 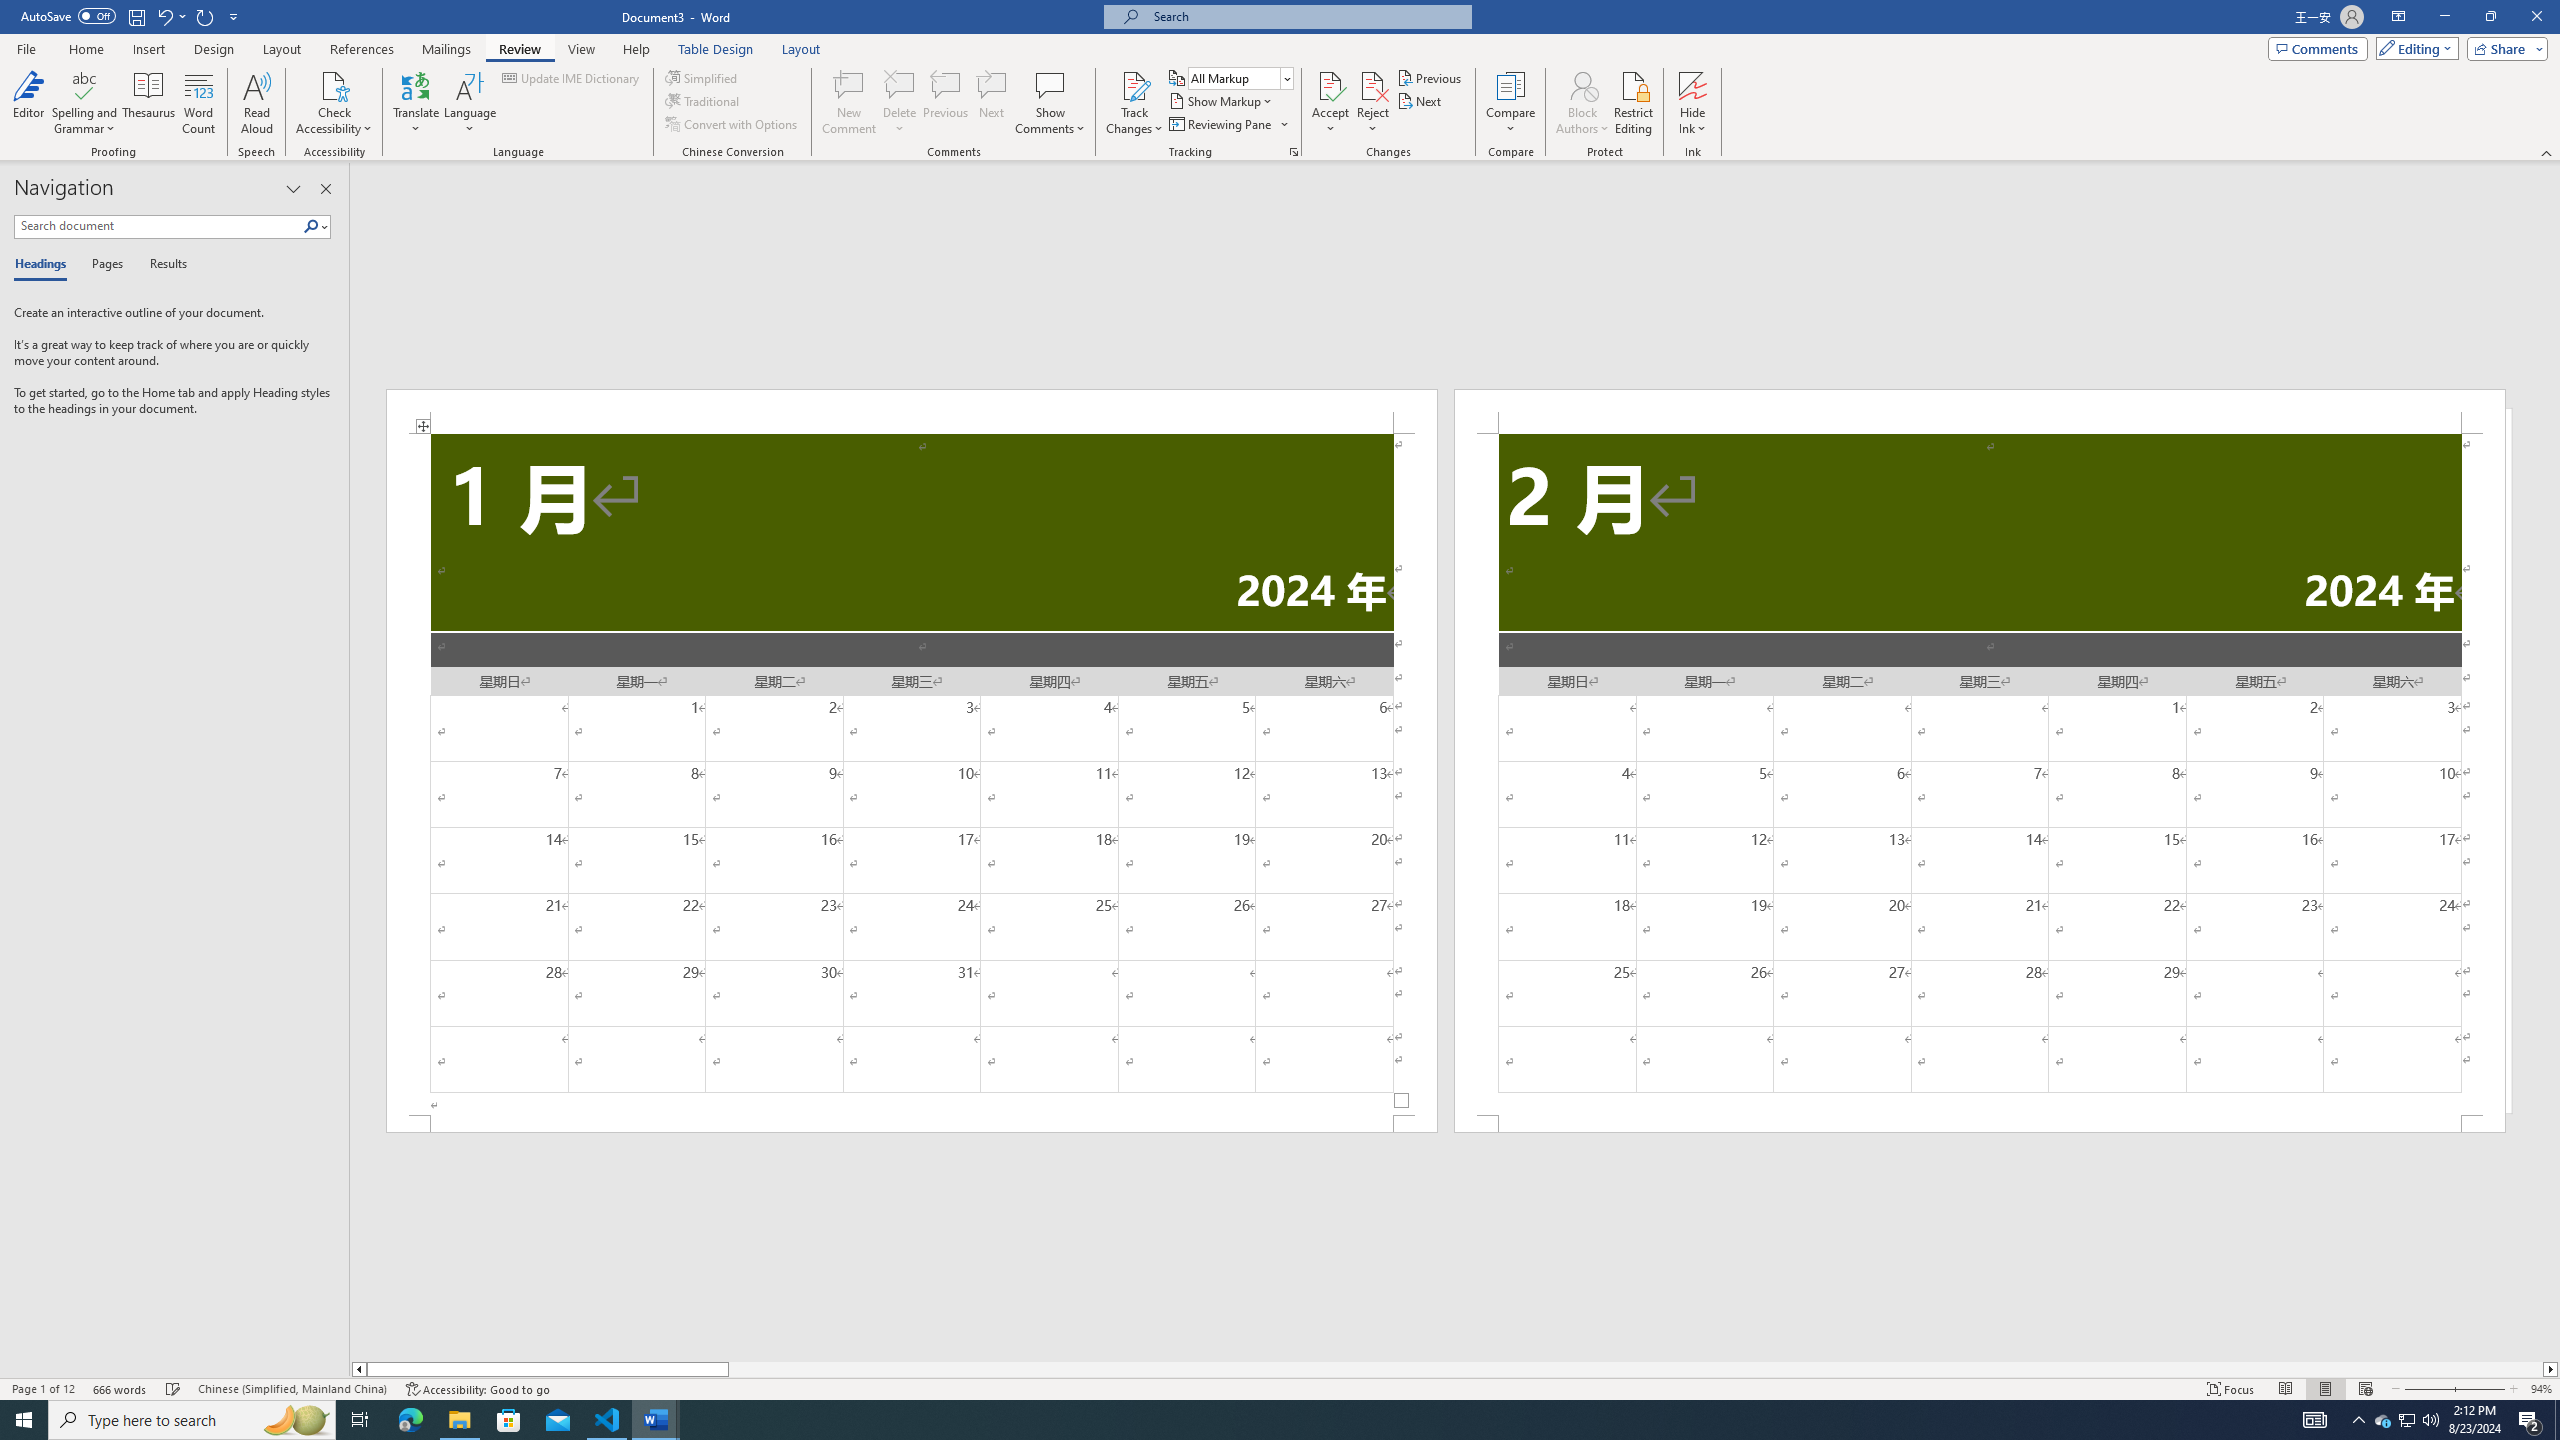 What do you see at coordinates (1692, 103) in the screenshot?
I see `'Hide Ink'` at bounding box center [1692, 103].